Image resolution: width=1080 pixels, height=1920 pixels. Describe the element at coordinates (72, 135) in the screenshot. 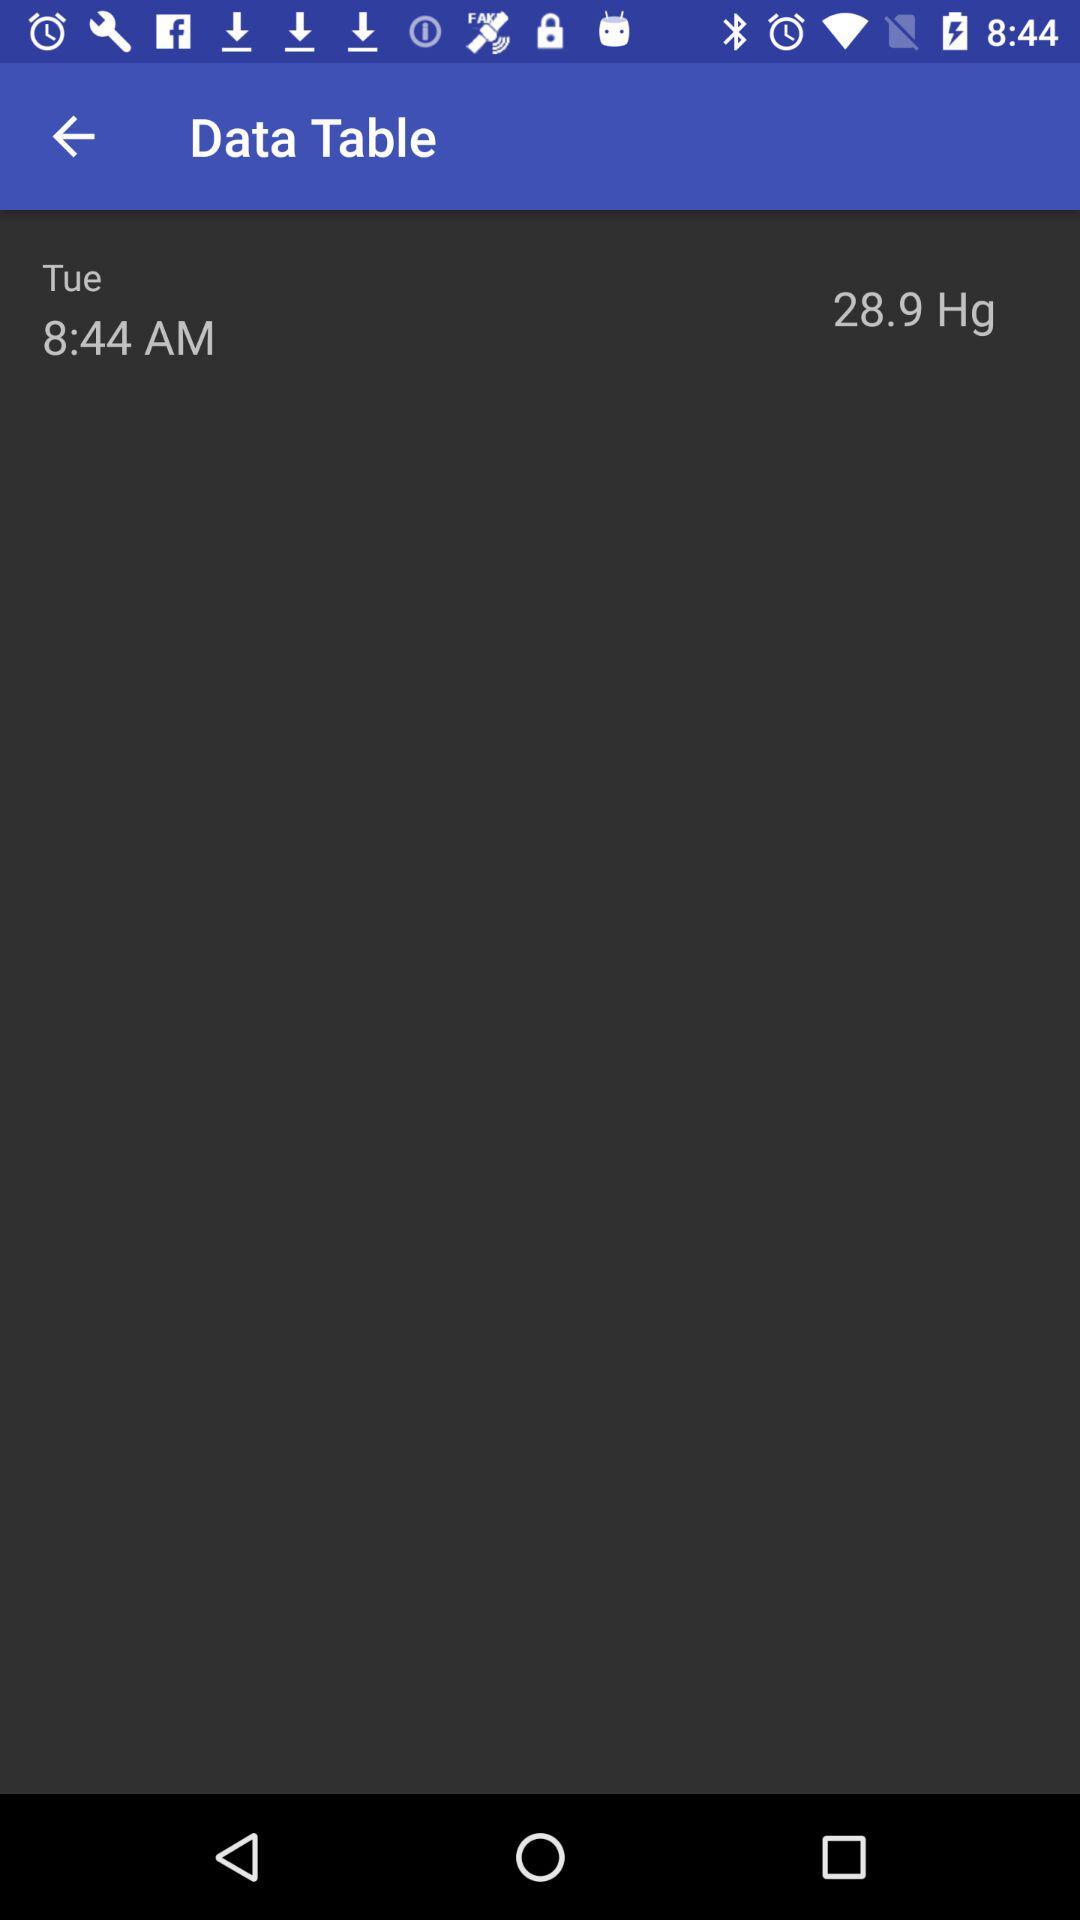

I see `the icon to the left of data table item` at that location.